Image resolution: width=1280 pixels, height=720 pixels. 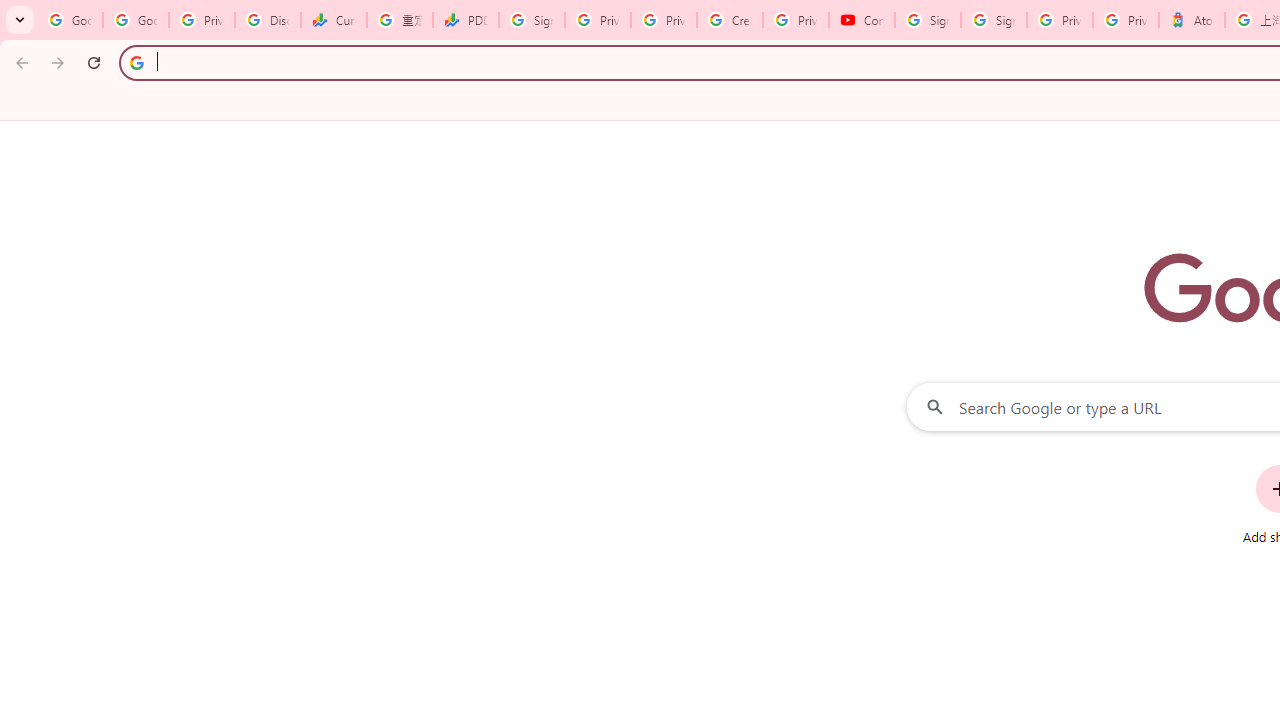 I want to click on 'Create your Google Account', so click(x=729, y=20).